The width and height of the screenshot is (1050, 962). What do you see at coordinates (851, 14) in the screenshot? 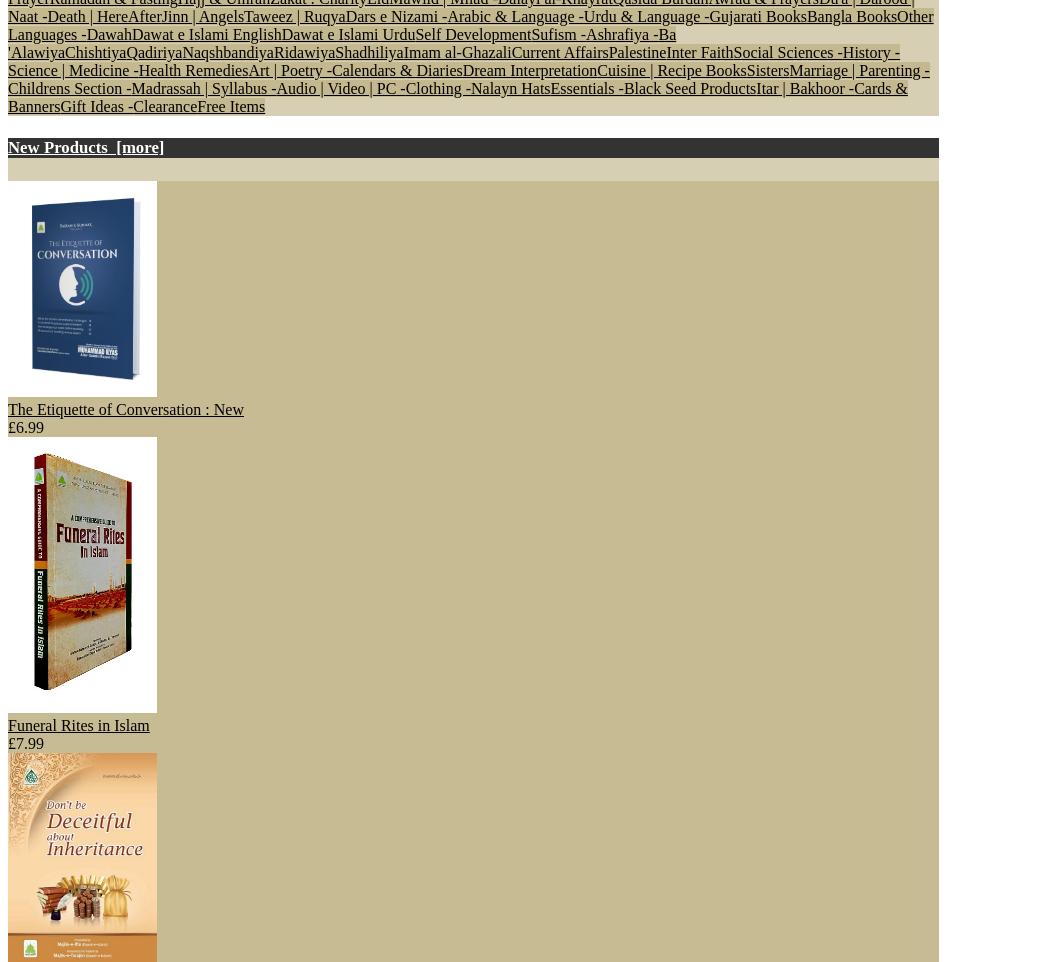
I see `'Bangla Books'` at bounding box center [851, 14].